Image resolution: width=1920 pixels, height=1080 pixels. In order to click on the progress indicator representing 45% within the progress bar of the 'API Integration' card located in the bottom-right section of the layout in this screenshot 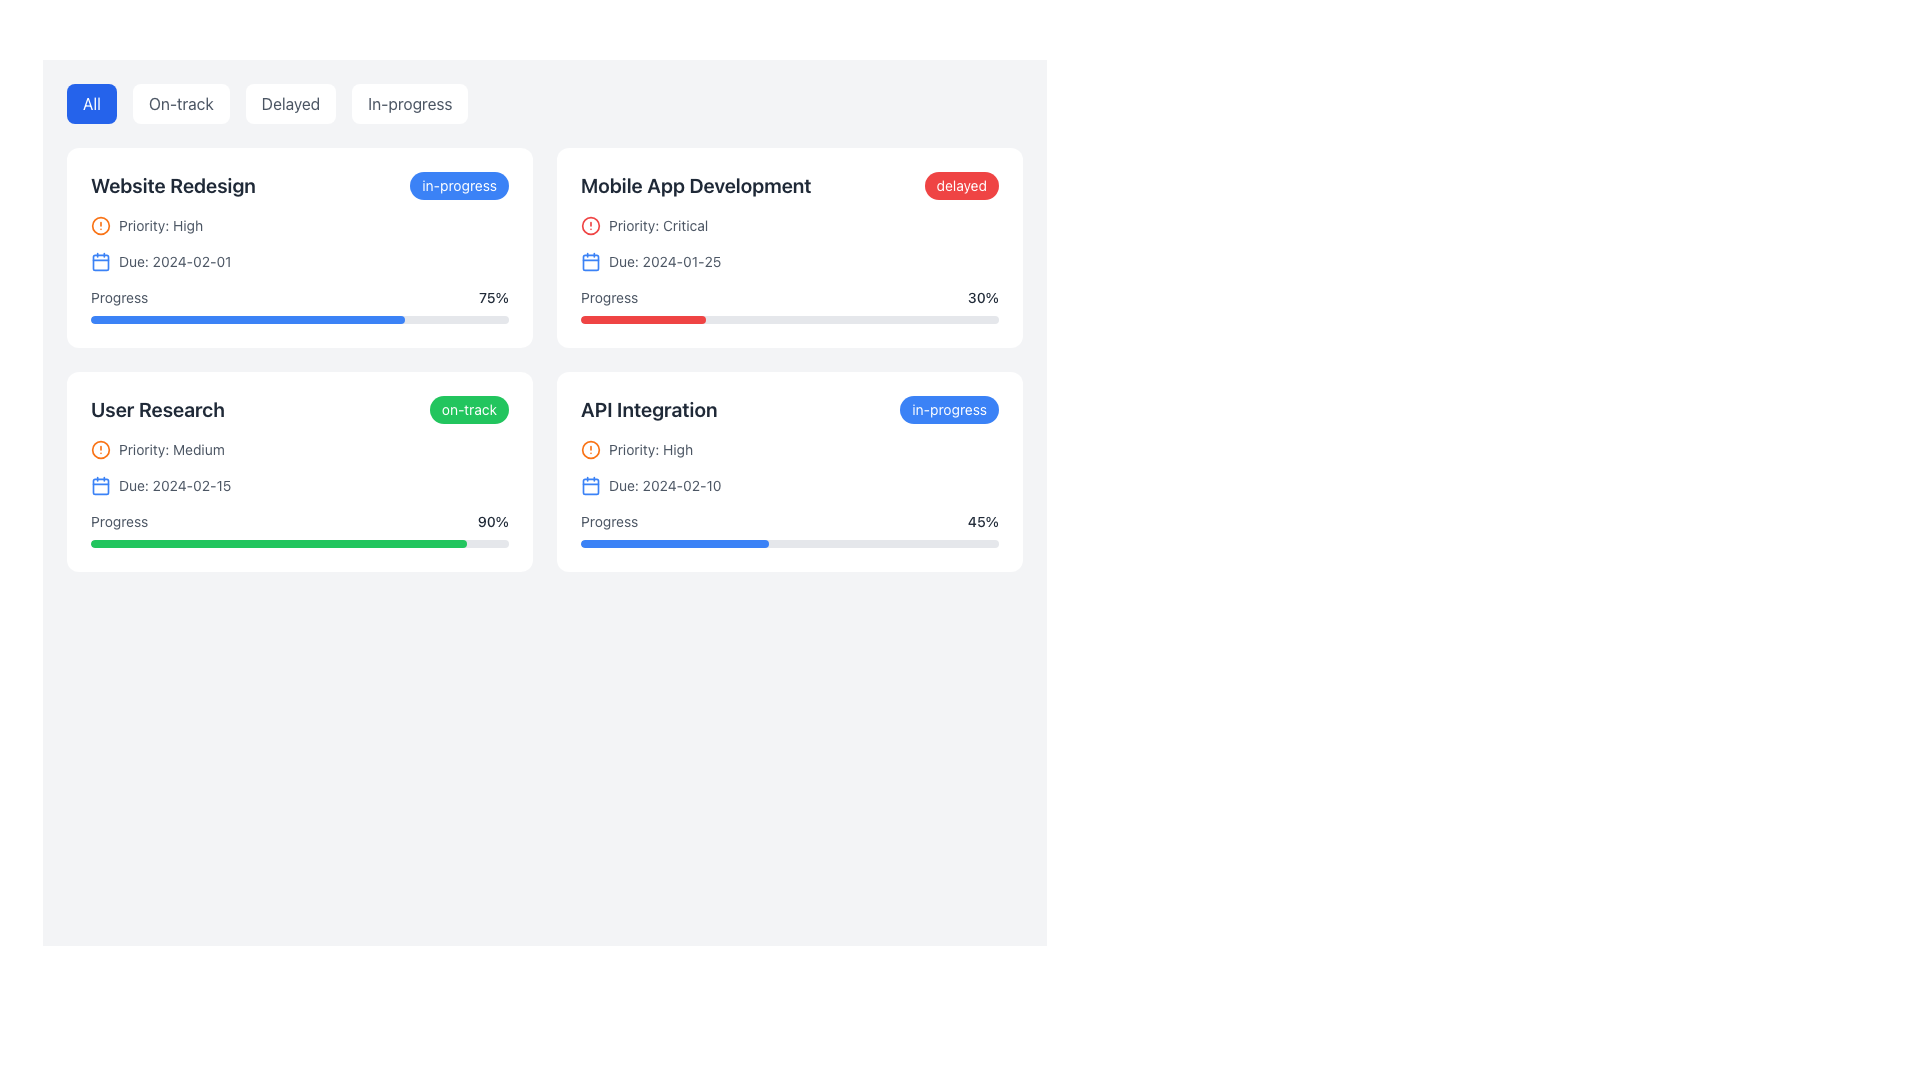, I will do `click(675, 543)`.